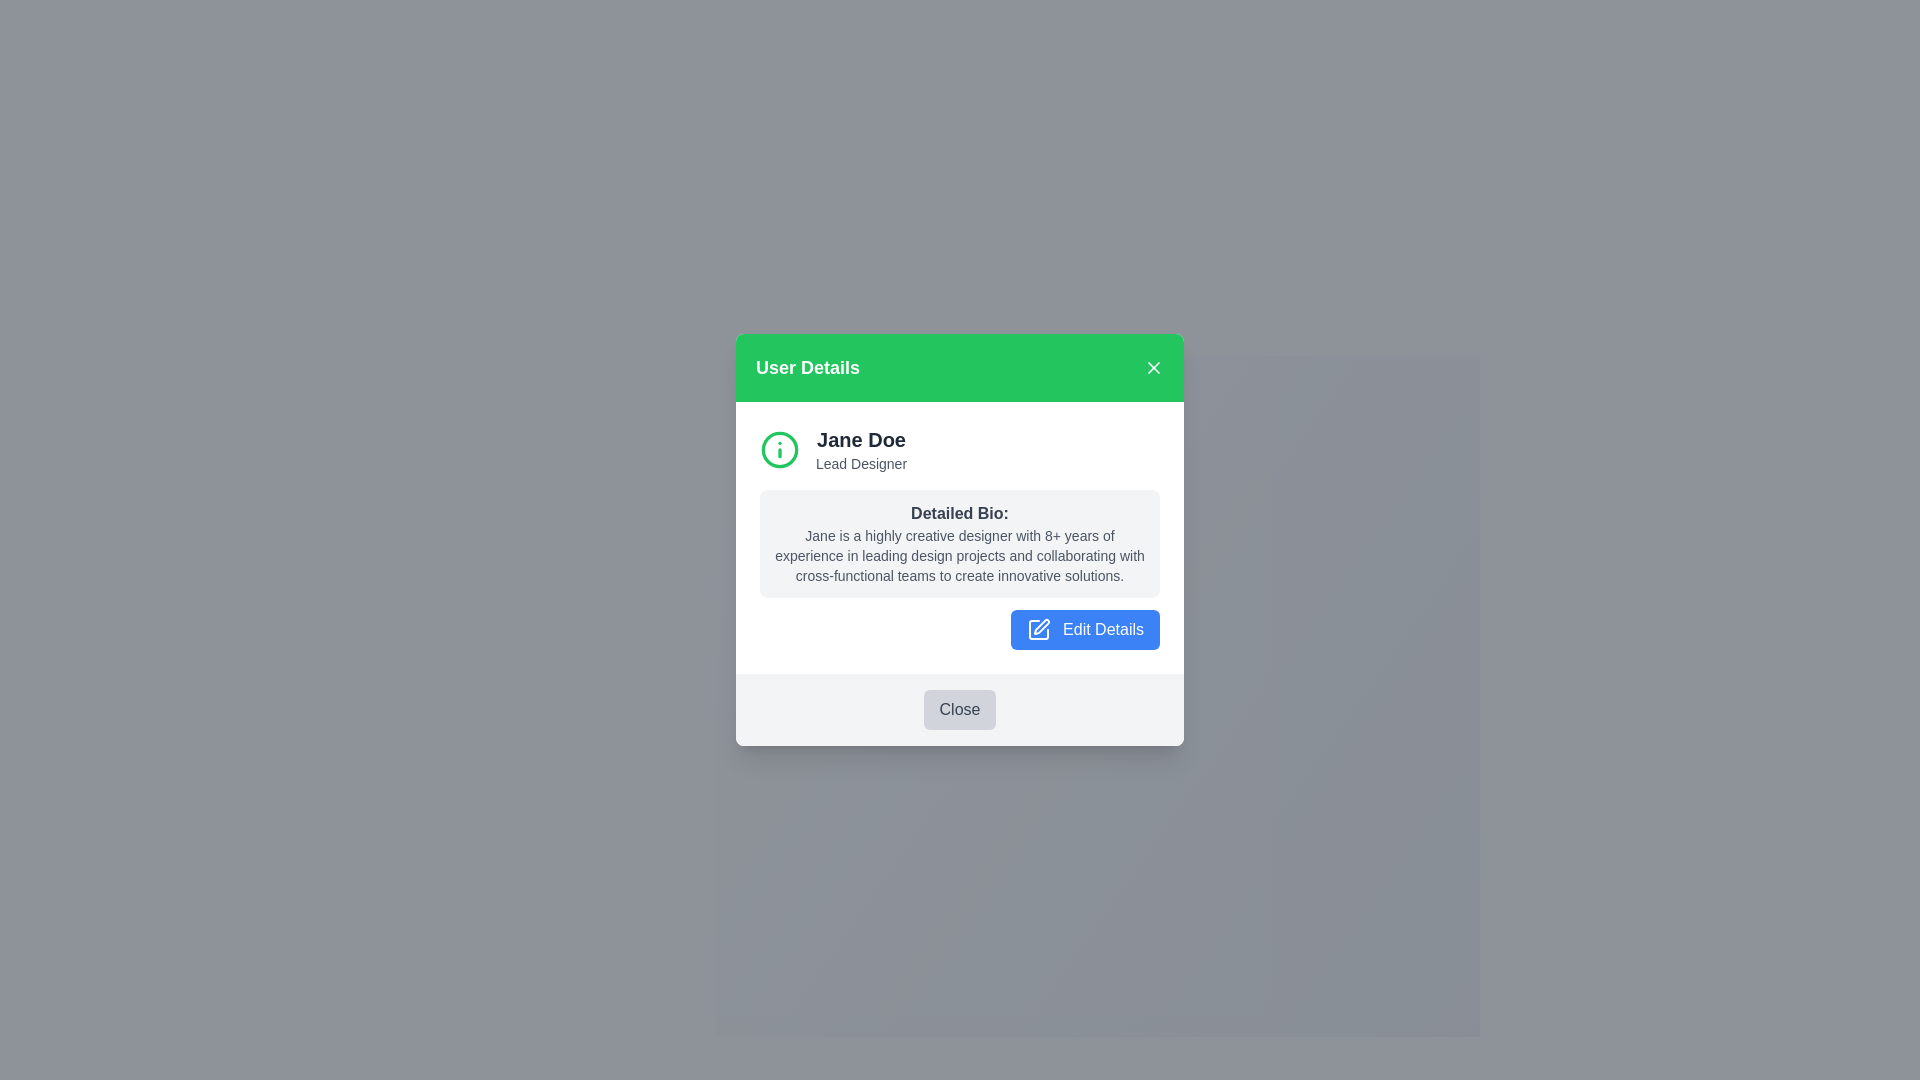  I want to click on the interactive button located at the bottom-right of the 'Detailed Bio:' section, so click(960, 627).